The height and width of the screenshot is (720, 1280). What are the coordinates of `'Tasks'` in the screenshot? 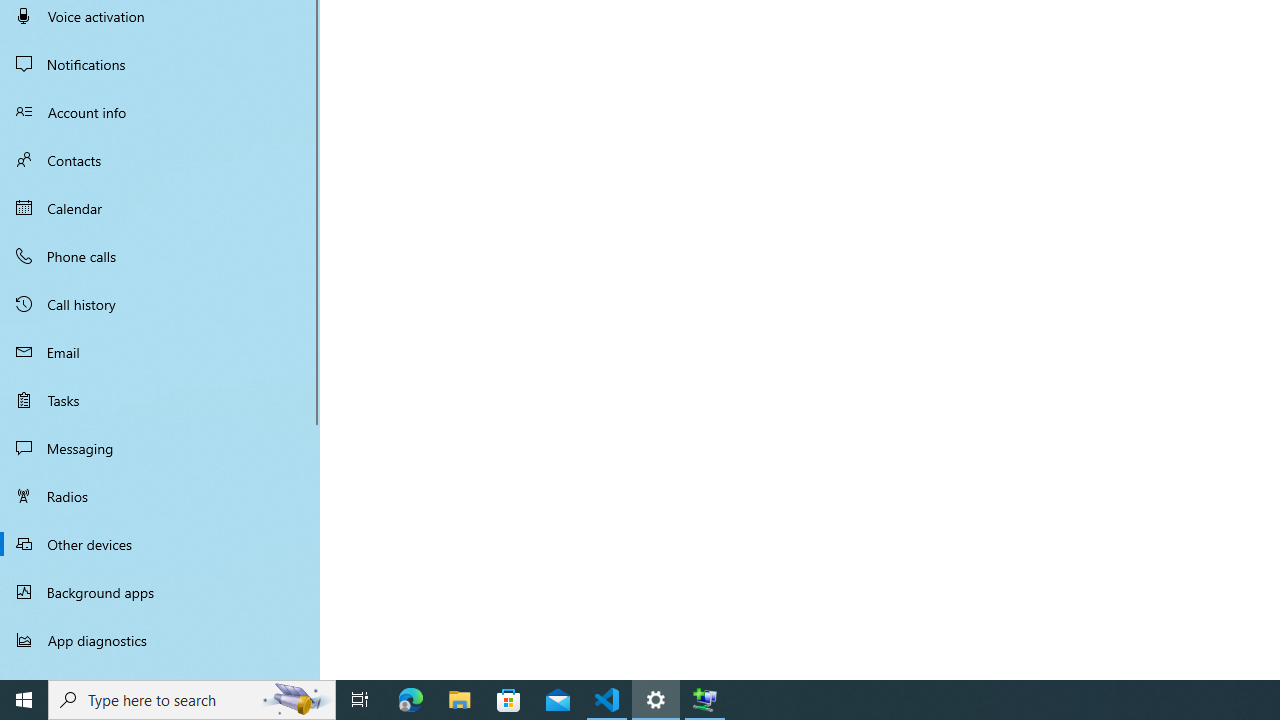 It's located at (160, 399).